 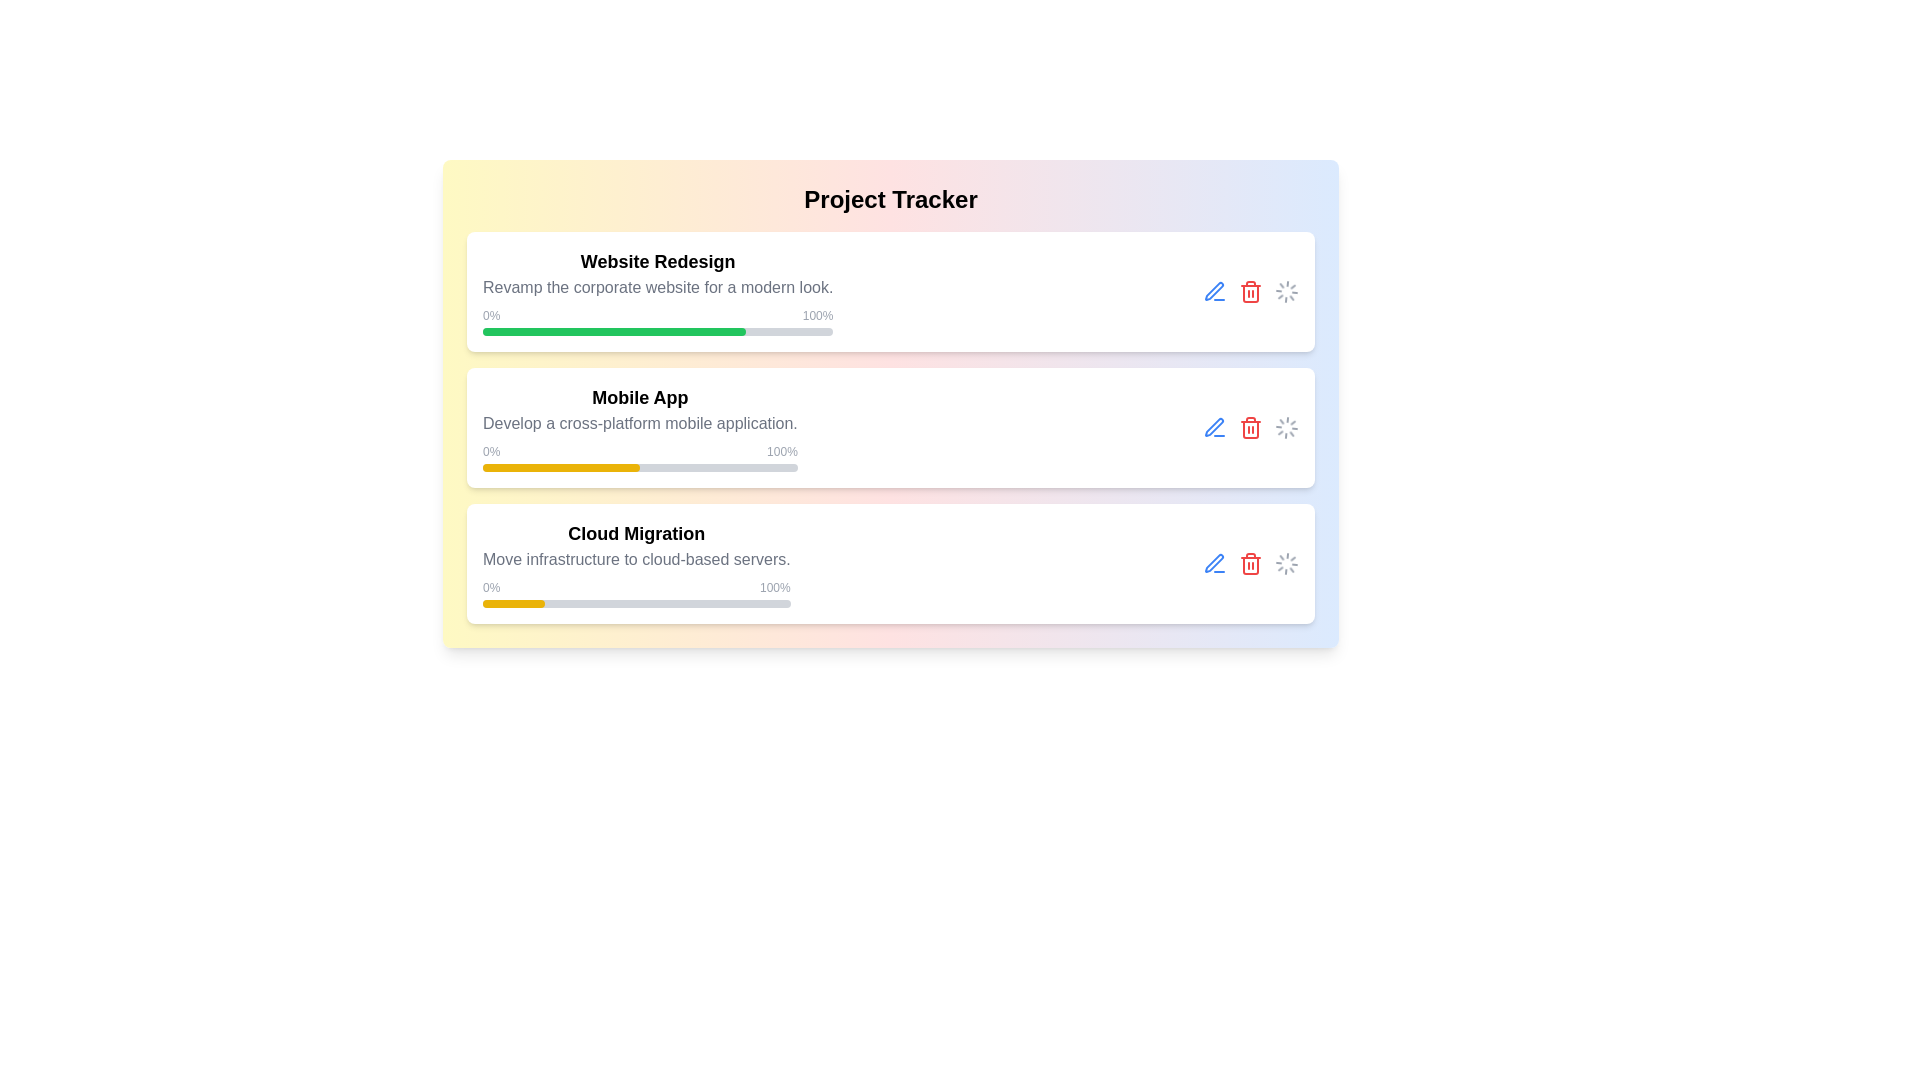 What do you see at coordinates (1213, 563) in the screenshot?
I see `the edit button for the Cloud Migration project` at bounding box center [1213, 563].